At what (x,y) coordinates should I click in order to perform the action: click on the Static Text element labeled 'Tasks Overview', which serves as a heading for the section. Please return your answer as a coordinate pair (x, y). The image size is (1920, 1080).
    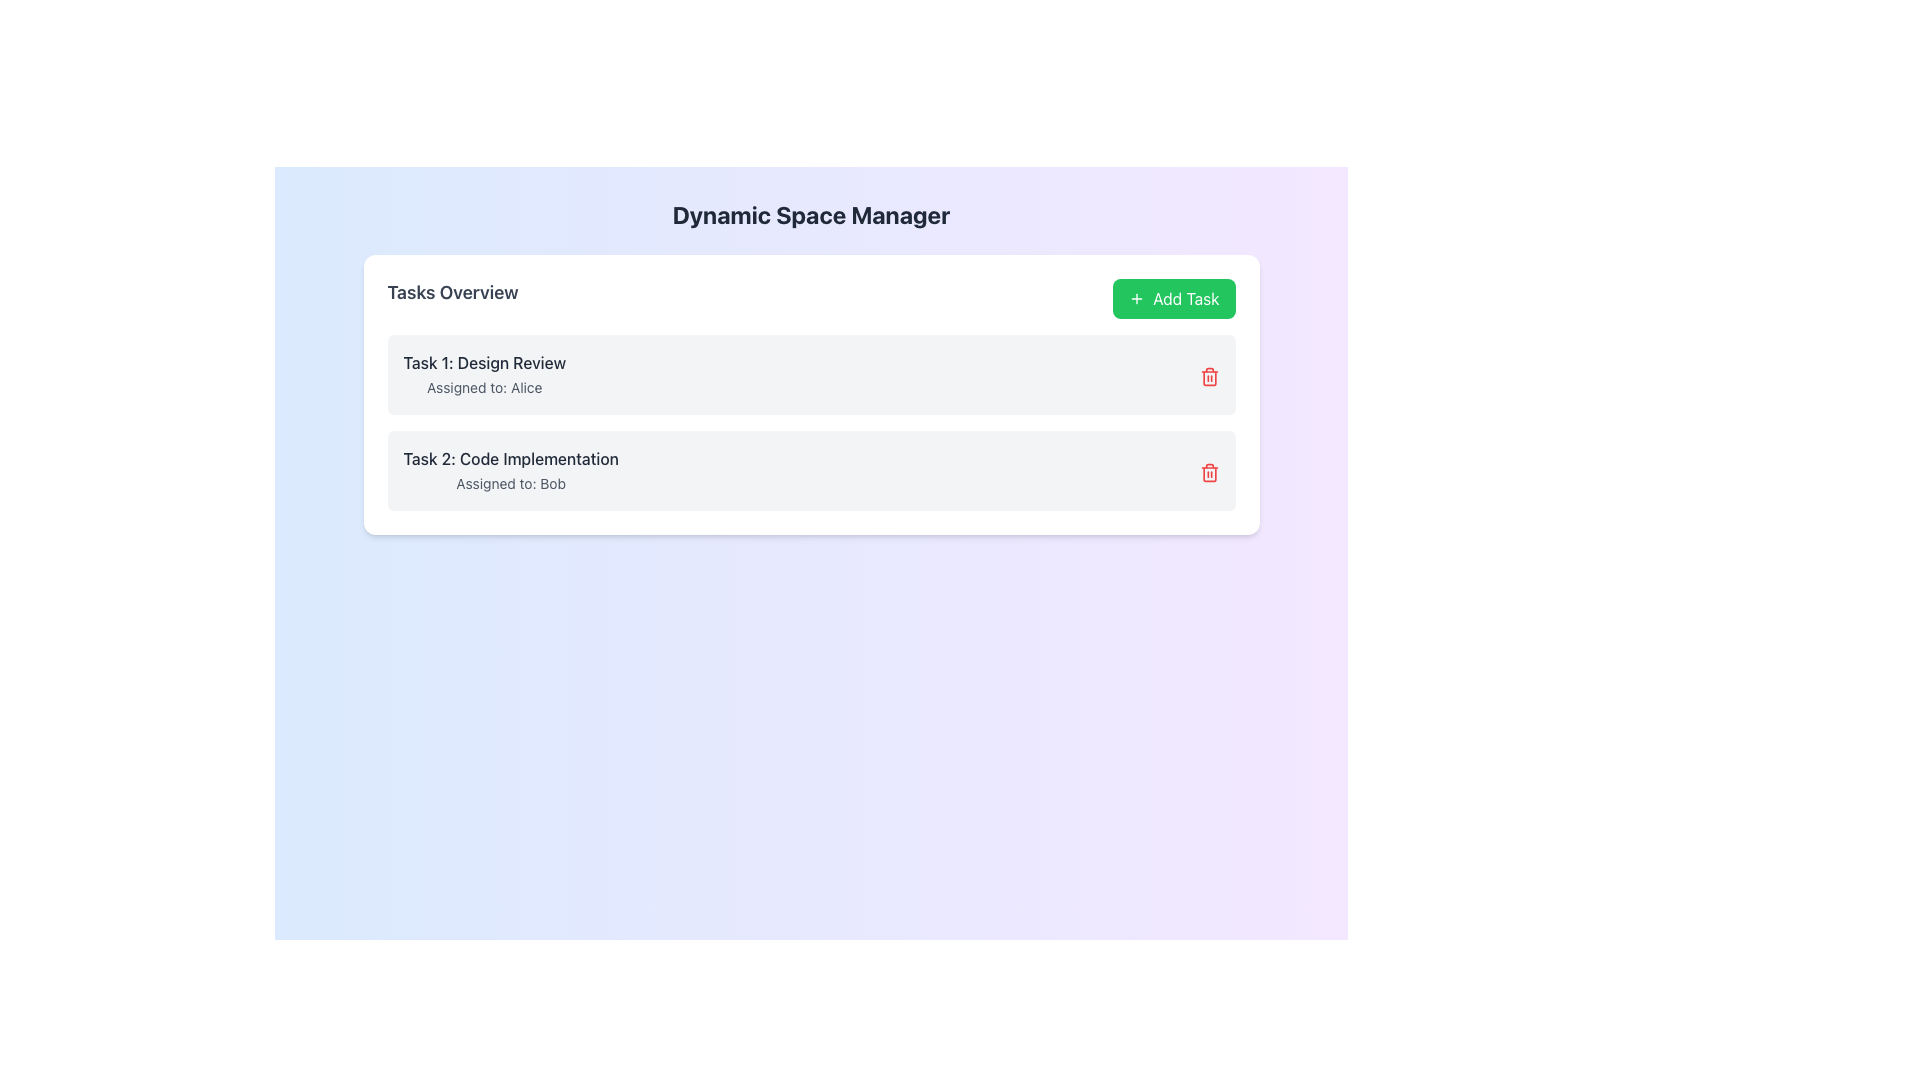
    Looking at the image, I should click on (452, 299).